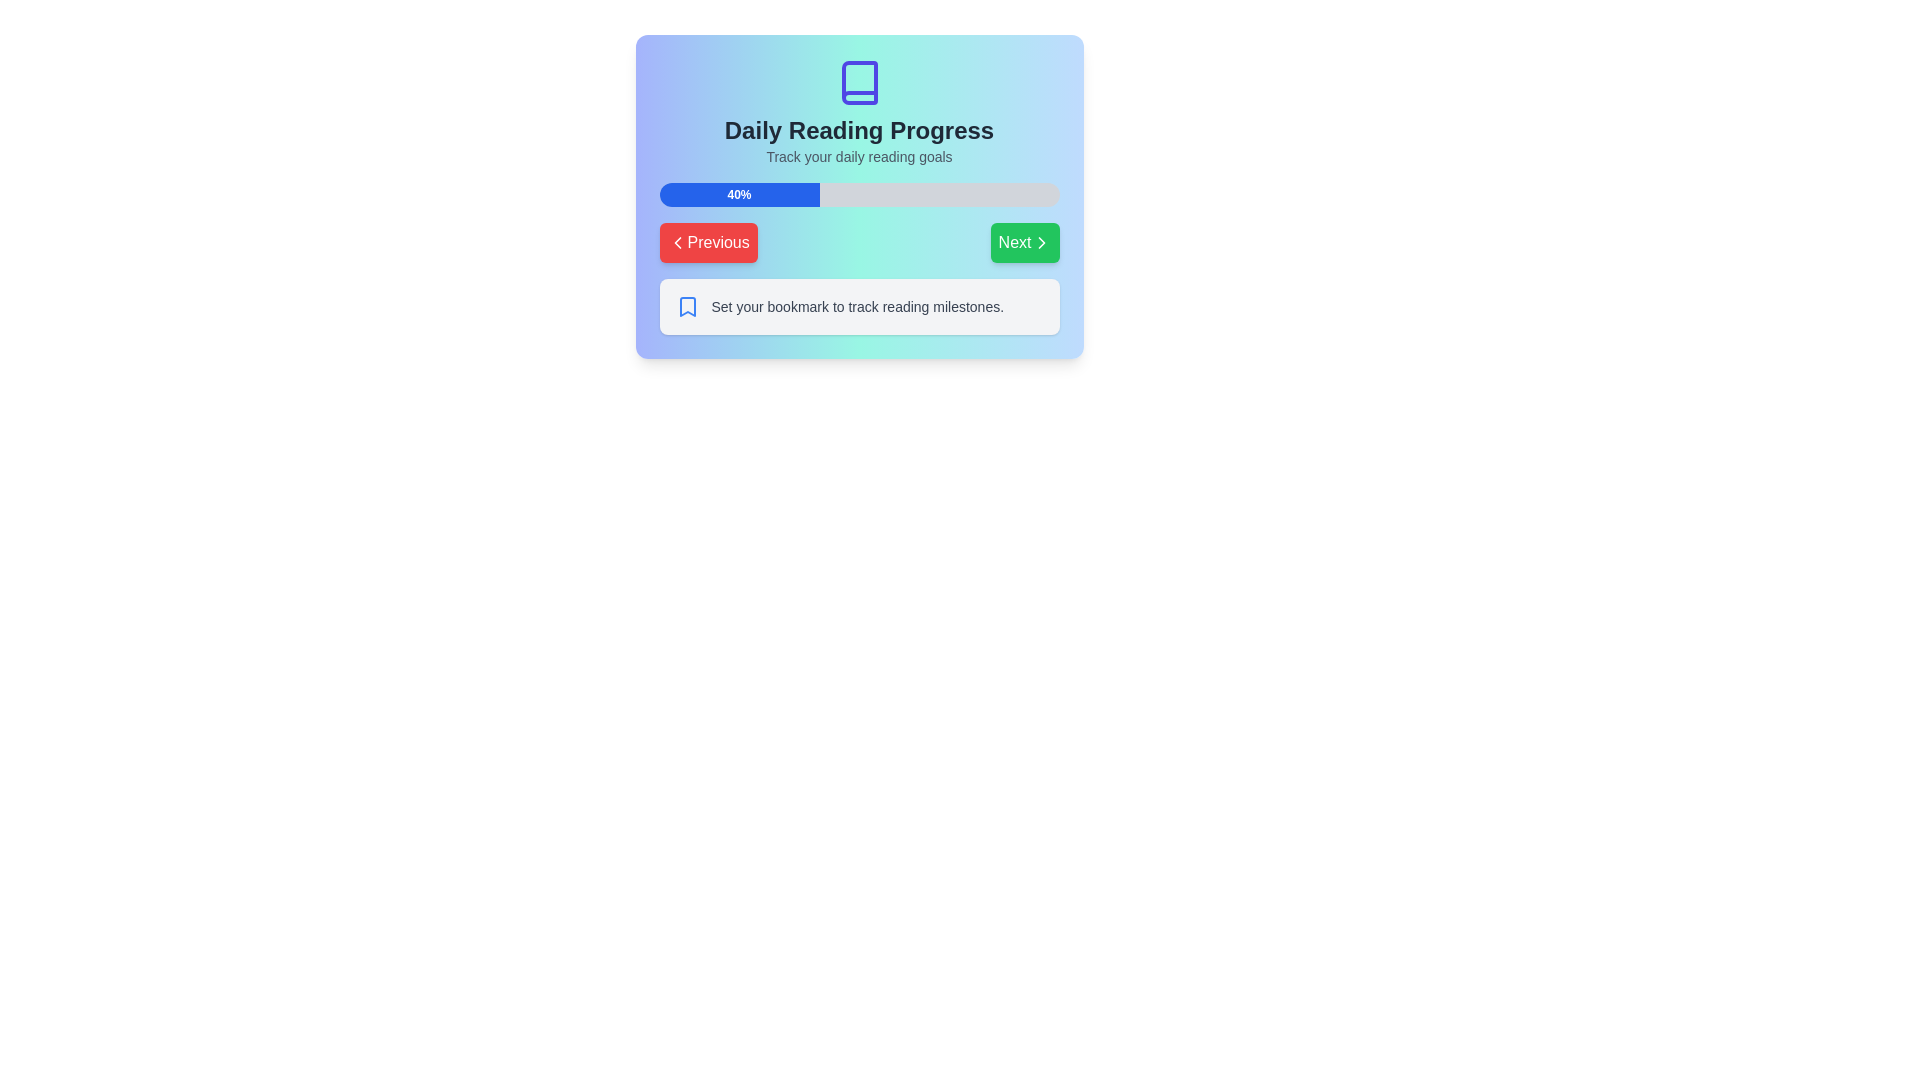  What do you see at coordinates (738, 195) in the screenshot?
I see `the blue progress bar segment displaying '40%' located below the title 'Daily Reading Progress'` at bounding box center [738, 195].